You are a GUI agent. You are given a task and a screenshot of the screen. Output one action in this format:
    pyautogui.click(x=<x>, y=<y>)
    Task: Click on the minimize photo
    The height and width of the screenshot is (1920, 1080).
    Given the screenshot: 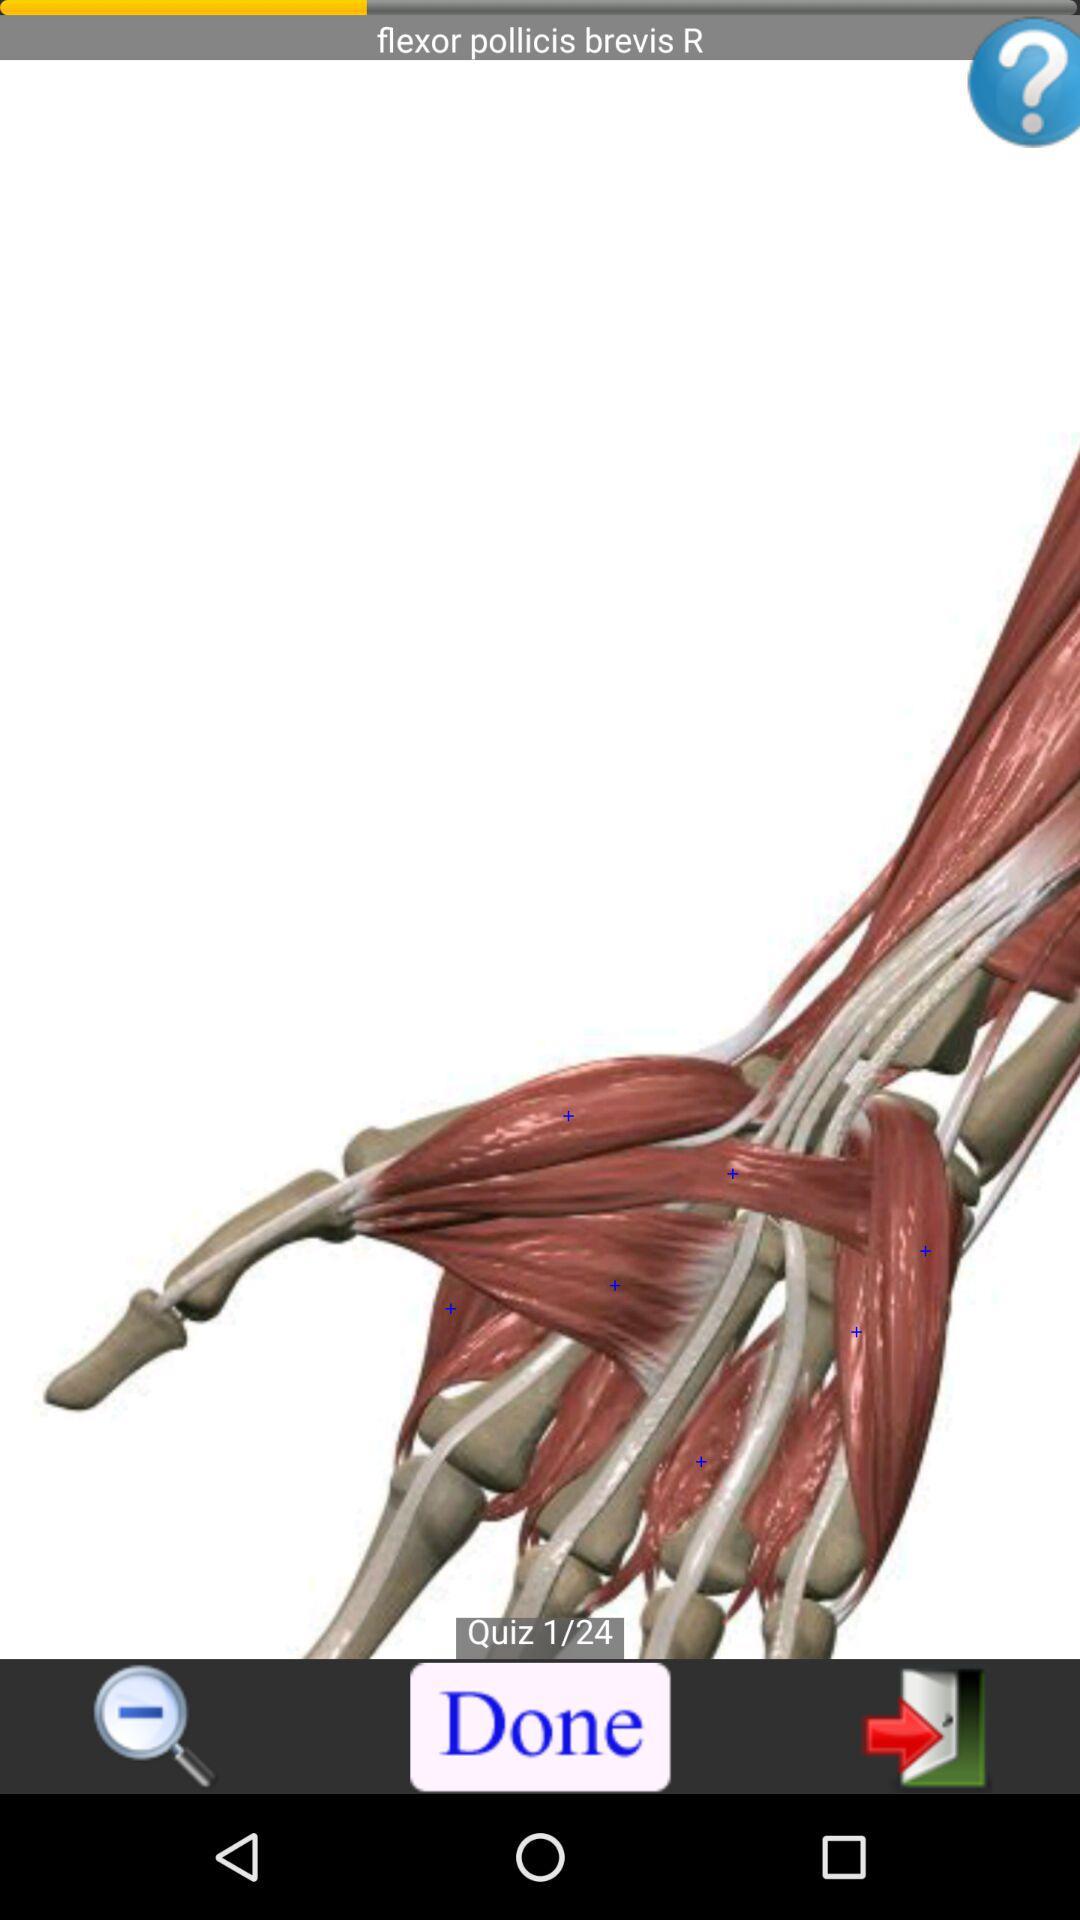 What is the action you would take?
    pyautogui.click(x=156, y=1727)
    